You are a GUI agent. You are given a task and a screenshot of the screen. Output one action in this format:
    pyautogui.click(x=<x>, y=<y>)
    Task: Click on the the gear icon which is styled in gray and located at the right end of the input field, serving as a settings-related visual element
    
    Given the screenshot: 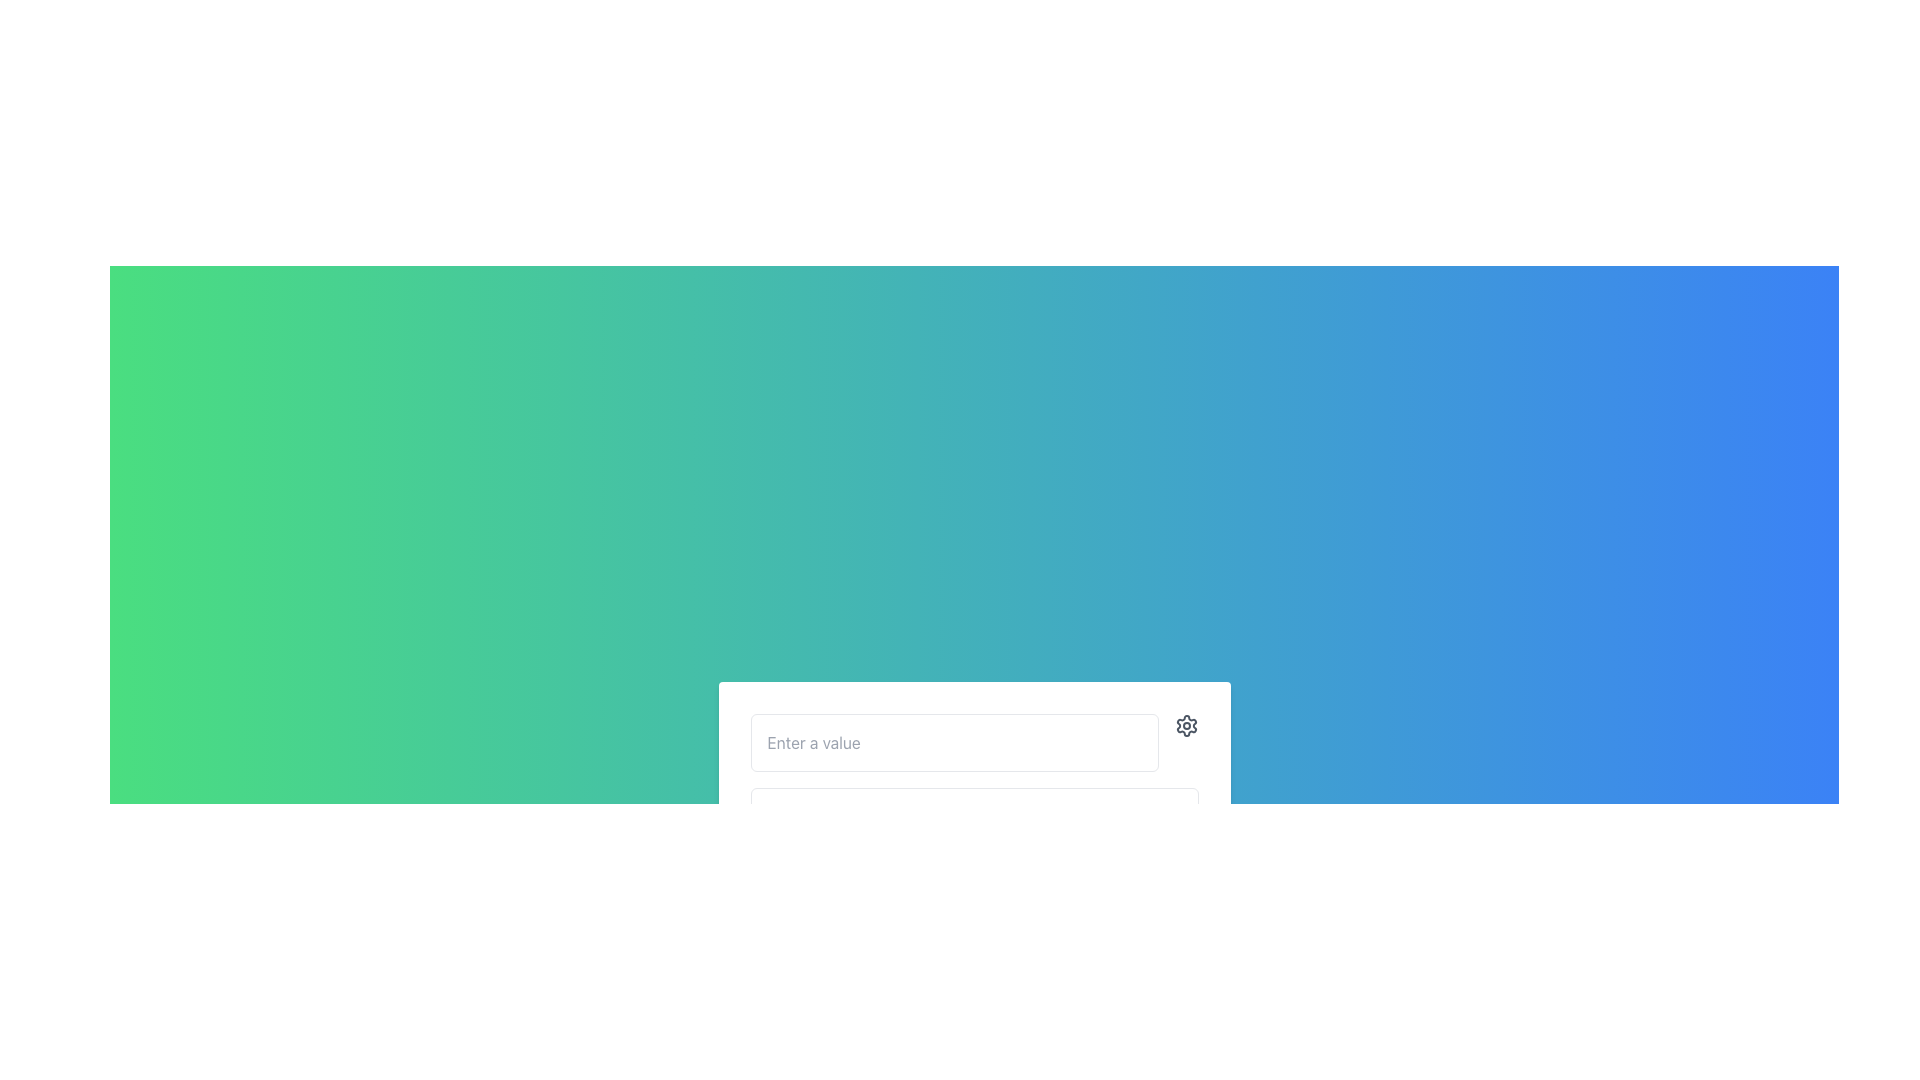 What is the action you would take?
    pyautogui.click(x=1186, y=725)
    